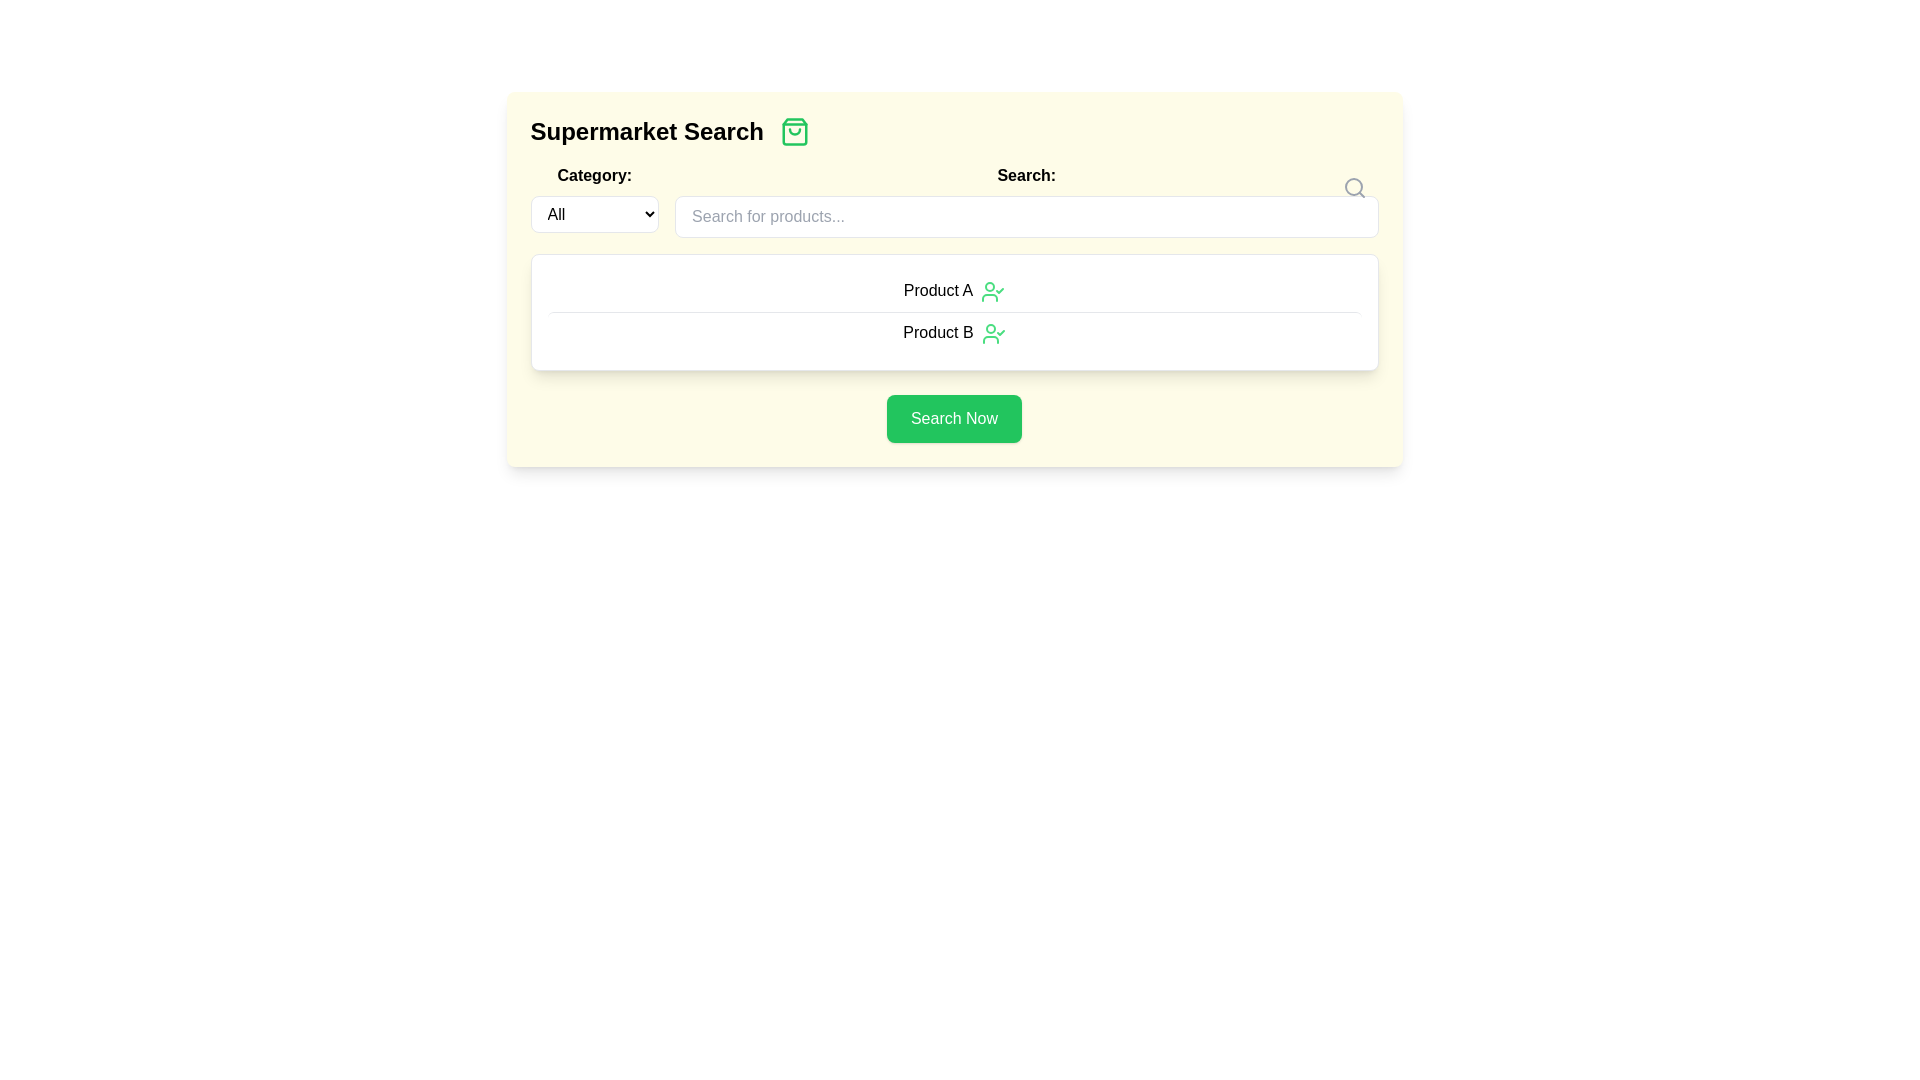  I want to click on the product name in the List or Menu Section which displays 'Product A' and 'Product B' with user icons, so click(953, 312).